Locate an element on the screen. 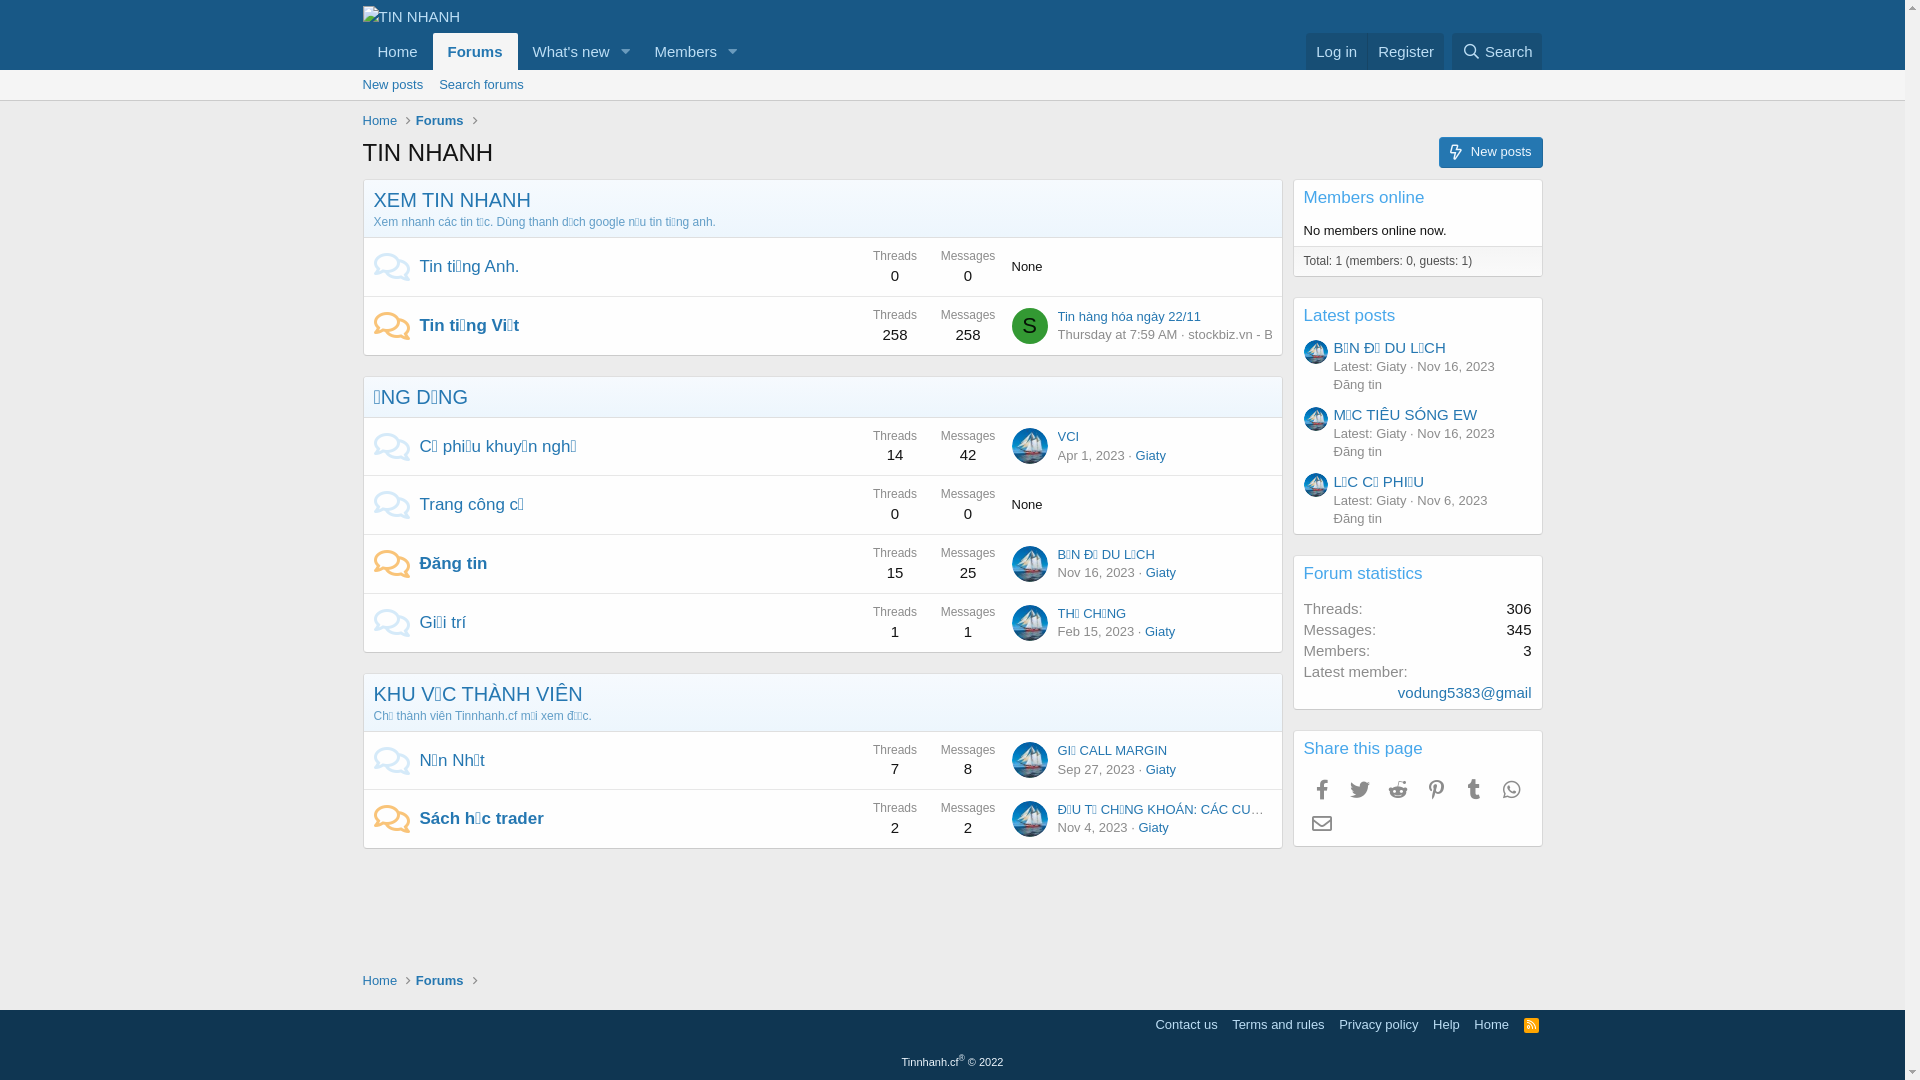 Image resolution: width=1920 pixels, height=1080 pixels. 'Reddit' is located at coordinates (1379, 789).